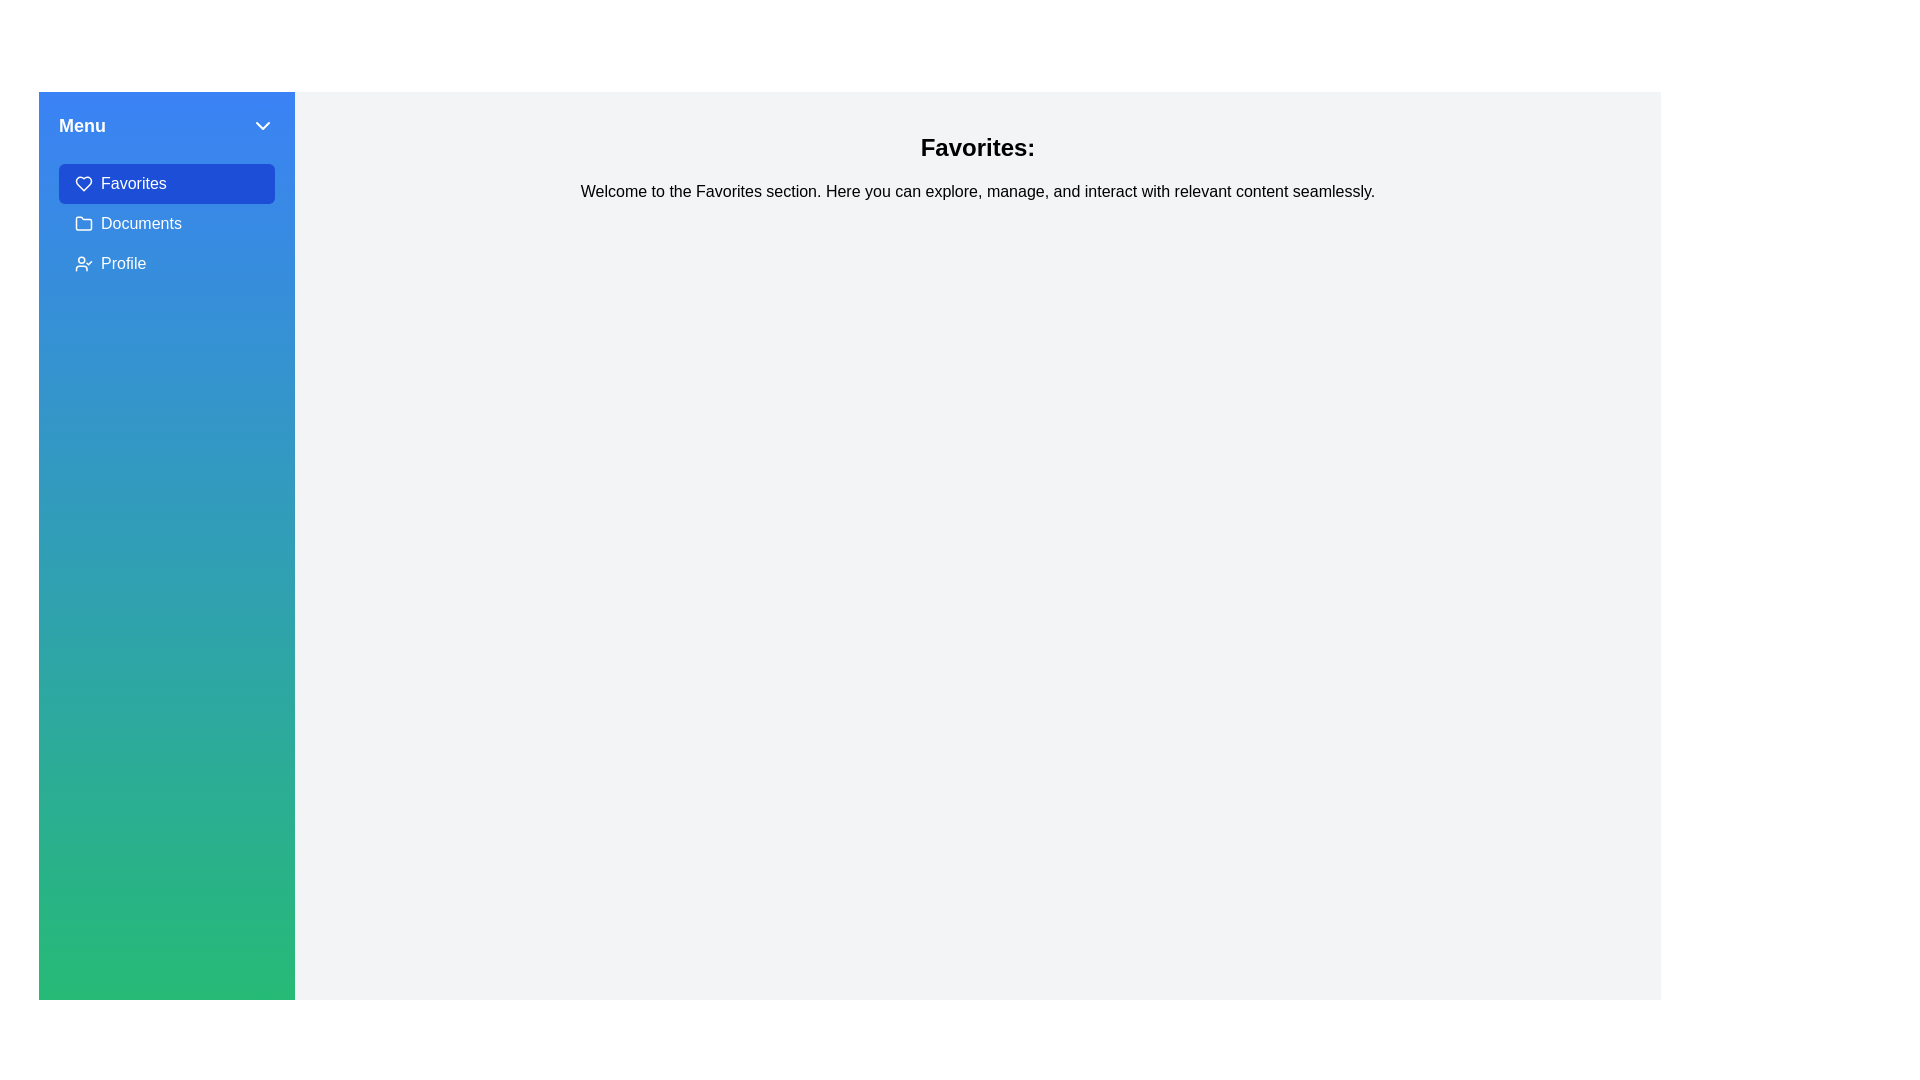  I want to click on the Favorites tab in the drawer, so click(167, 184).